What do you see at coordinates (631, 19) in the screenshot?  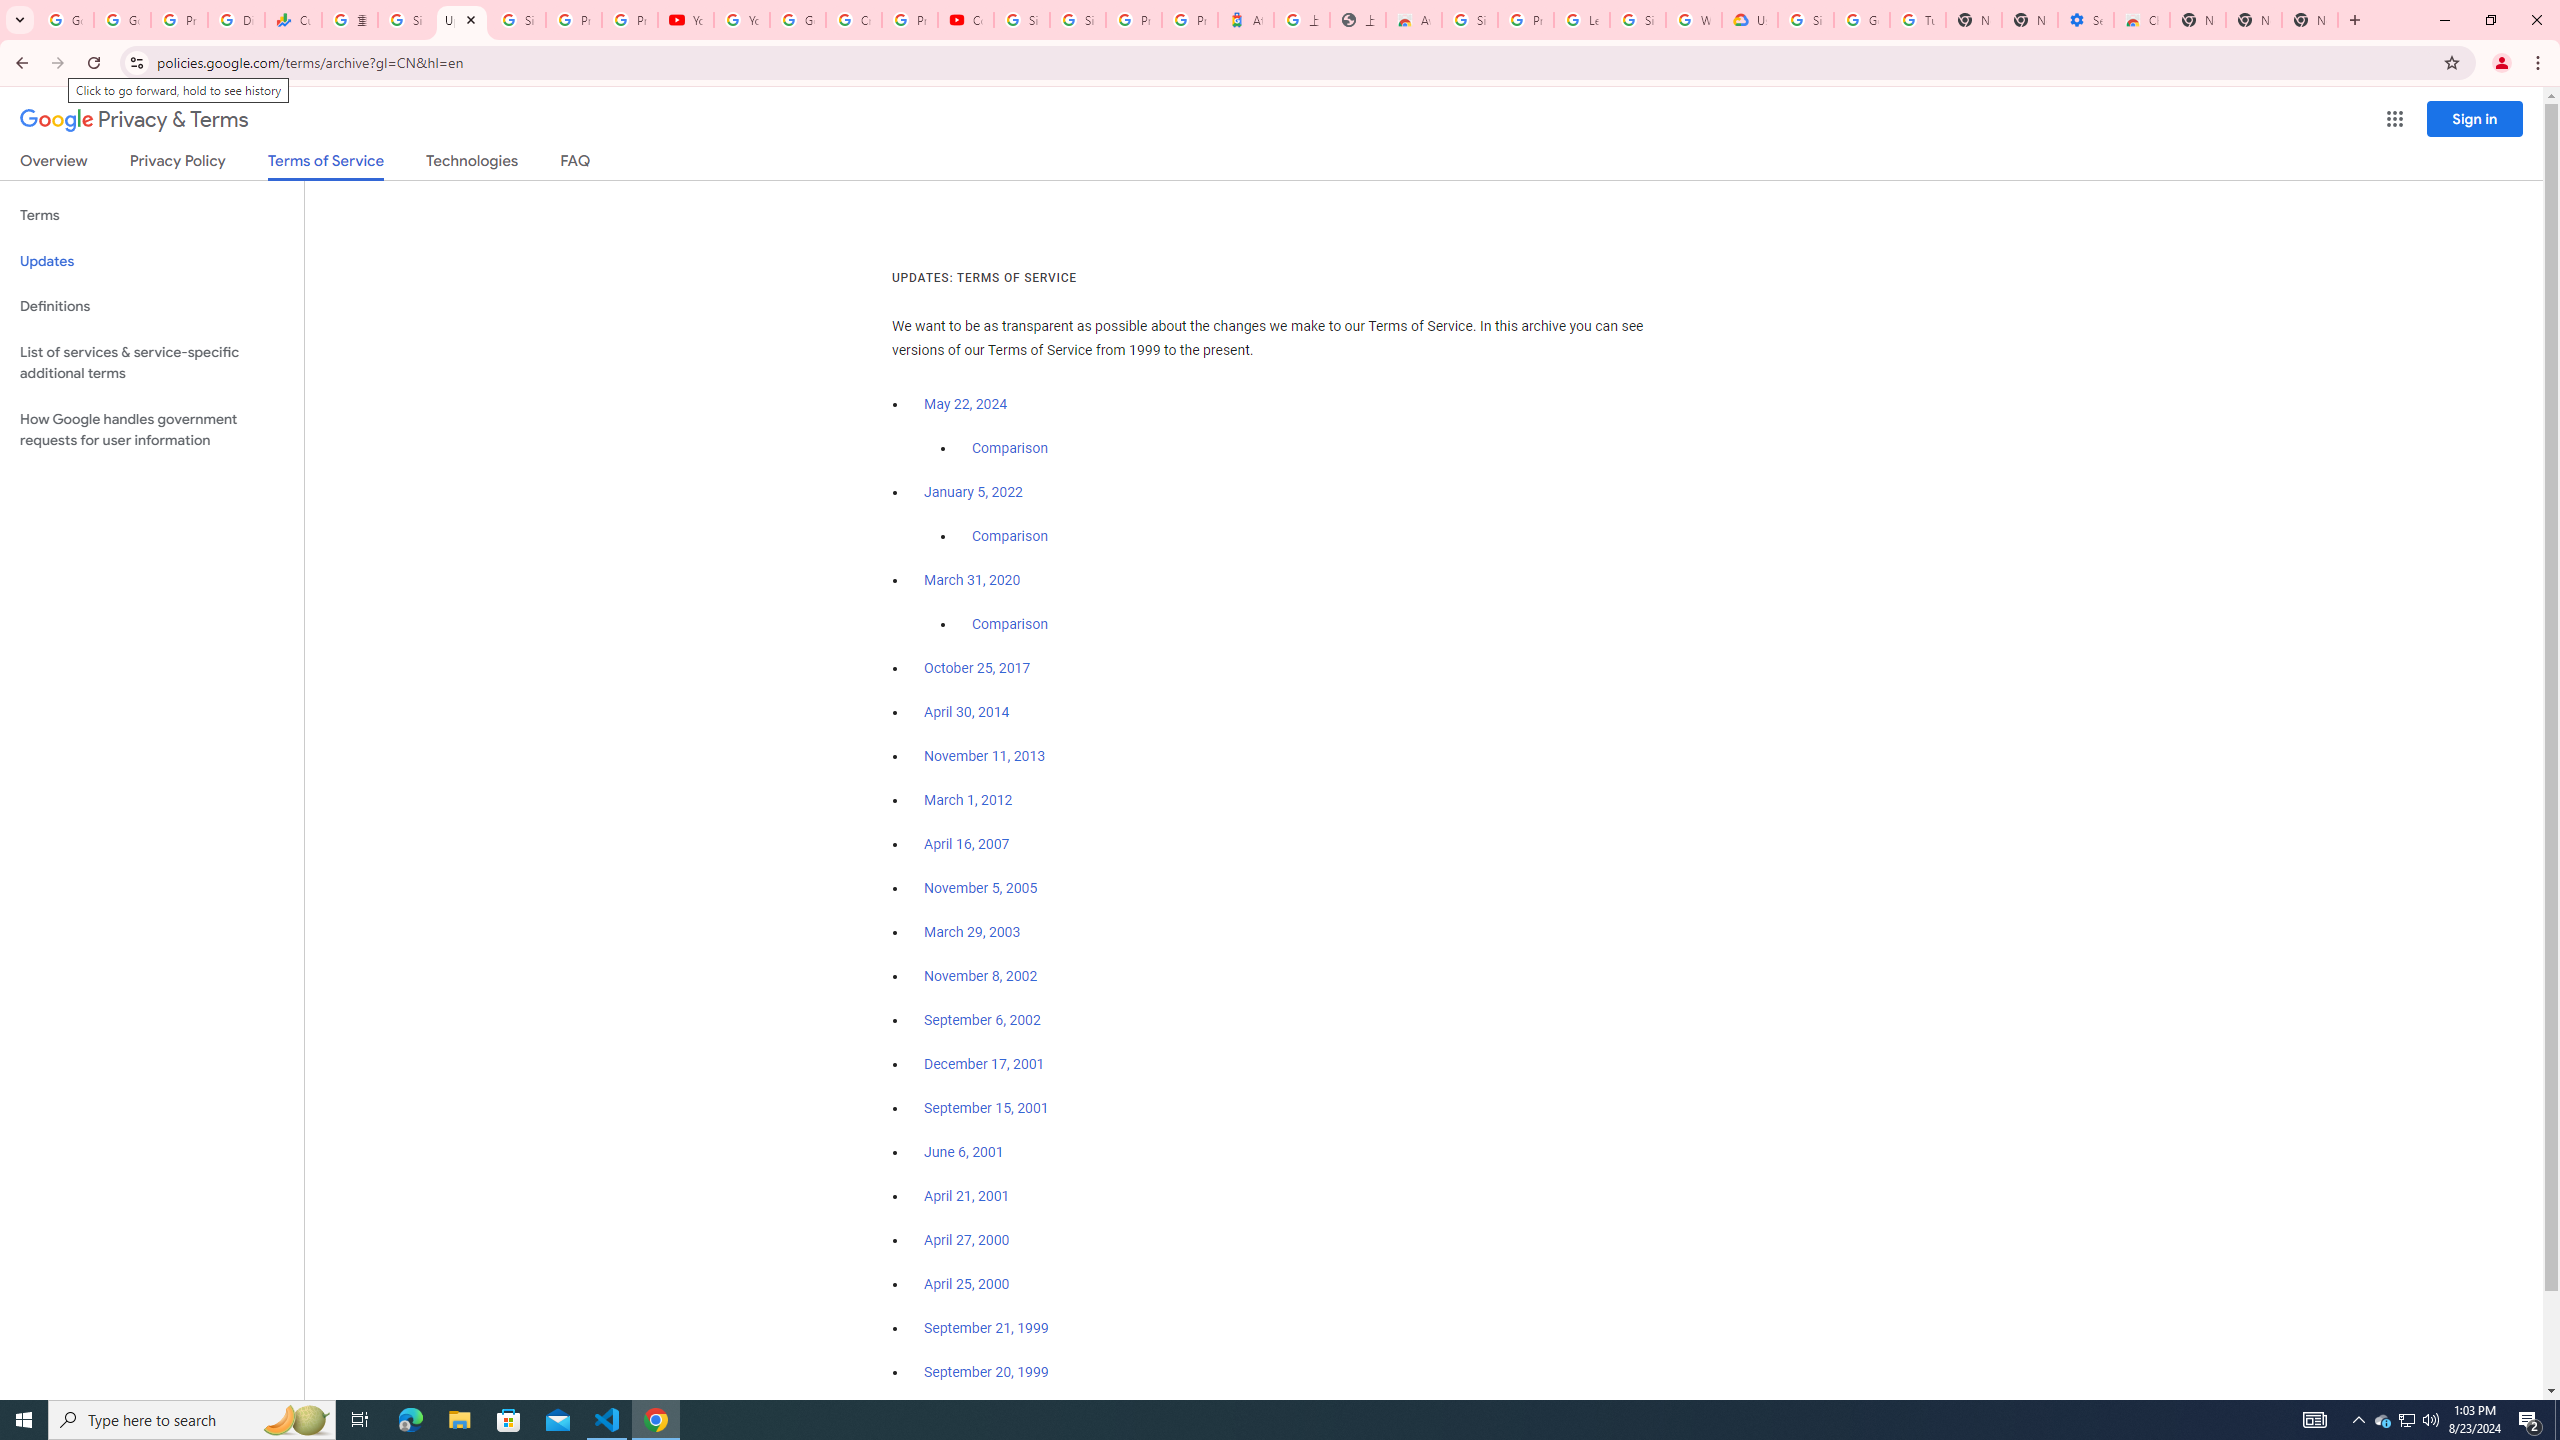 I see `'Privacy Checkup'` at bounding box center [631, 19].